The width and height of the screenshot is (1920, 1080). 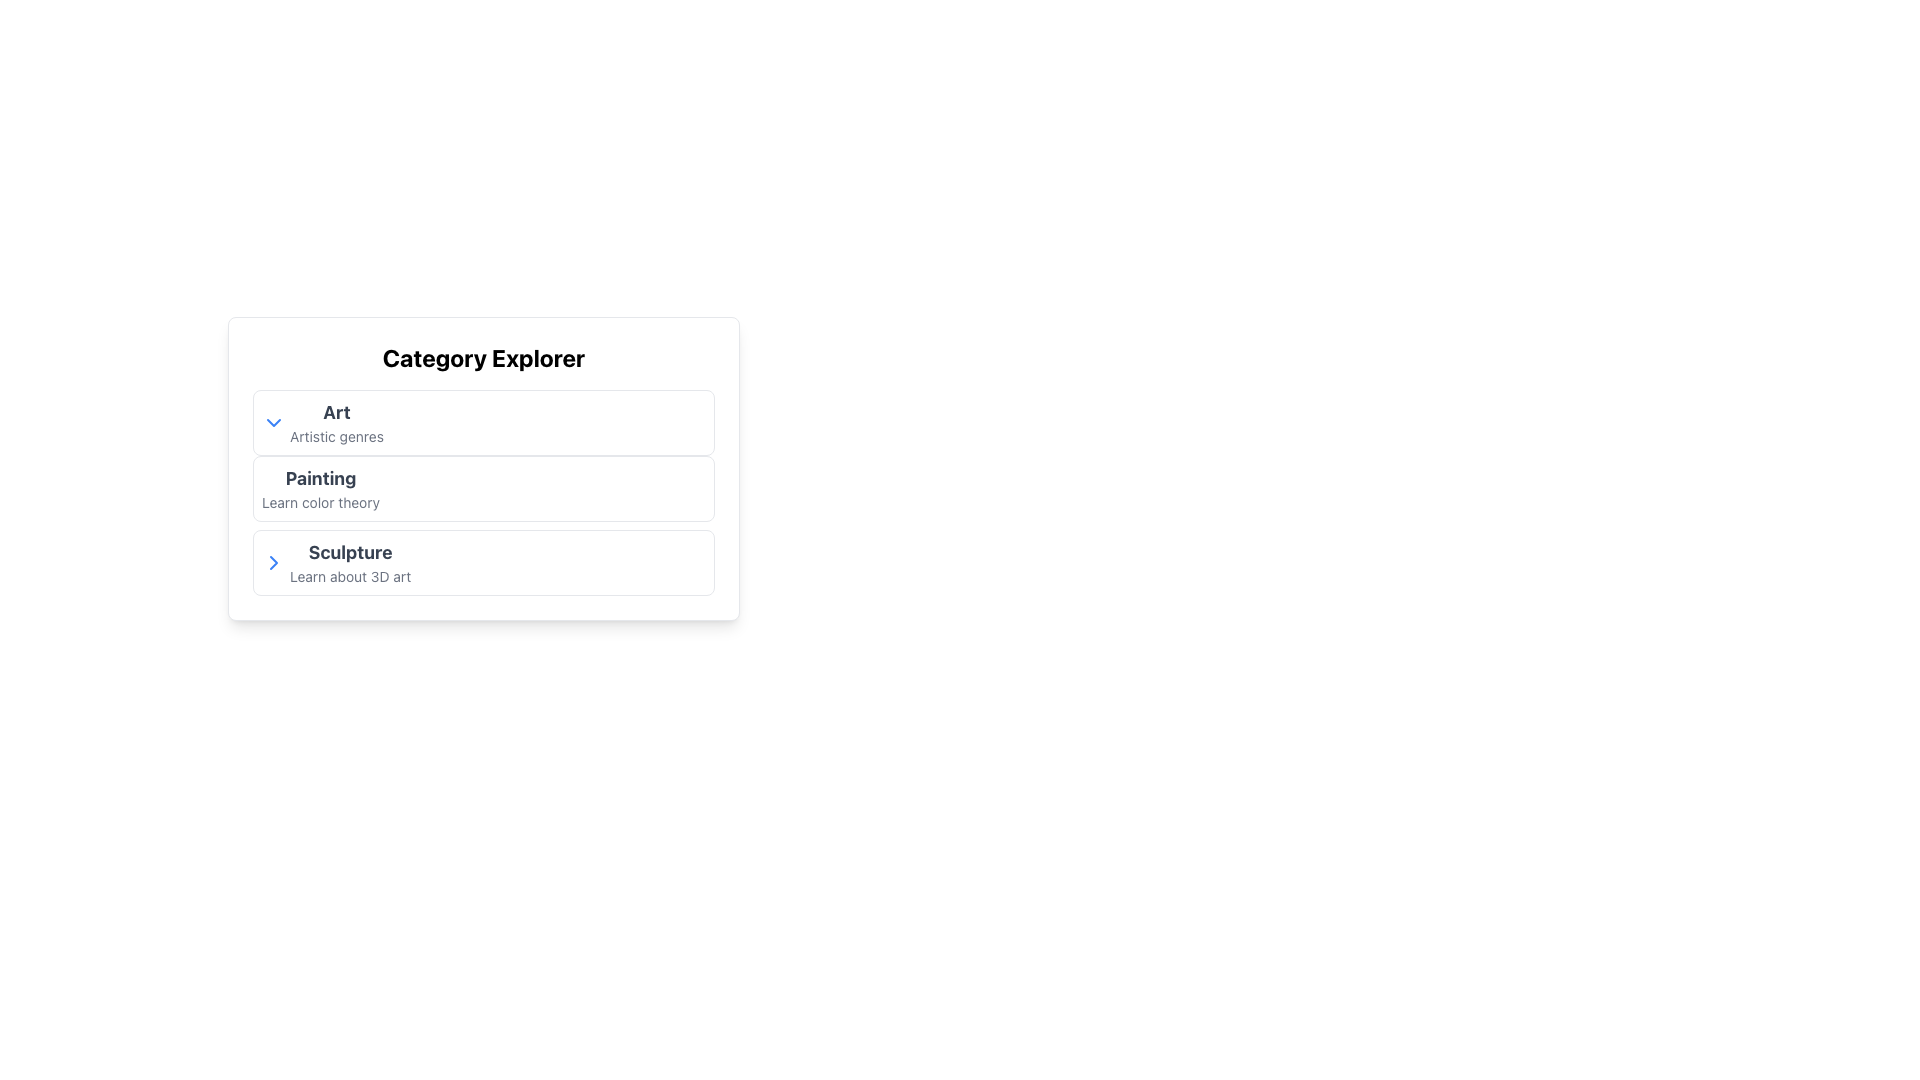 What do you see at coordinates (484, 493) in the screenshot?
I see `the educational topic section labeled 'Painting' with the subtitle 'Learn color theory' located within the 'Category Explorer' card component, which is the second section under 'Art'` at bounding box center [484, 493].